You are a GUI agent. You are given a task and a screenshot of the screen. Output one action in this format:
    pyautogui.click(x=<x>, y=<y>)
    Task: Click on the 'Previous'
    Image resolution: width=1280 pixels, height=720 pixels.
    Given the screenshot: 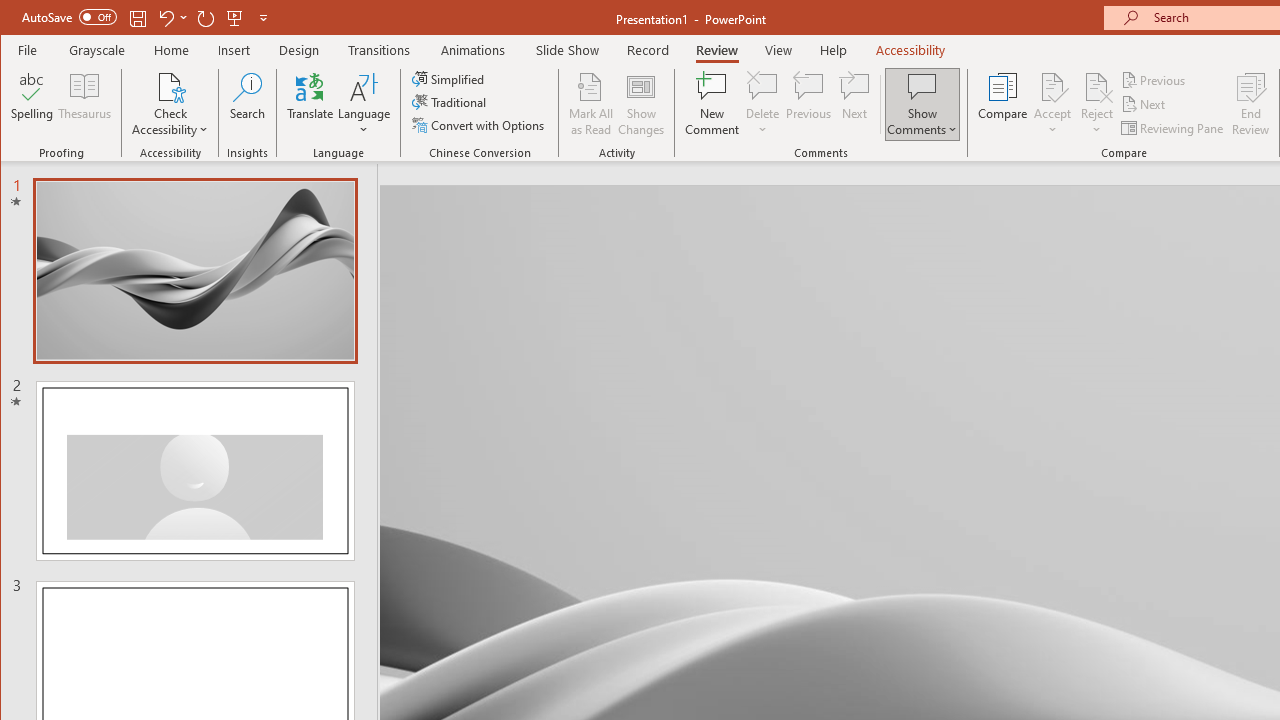 What is the action you would take?
    pyautogui.click(x=1154, y=79)
    